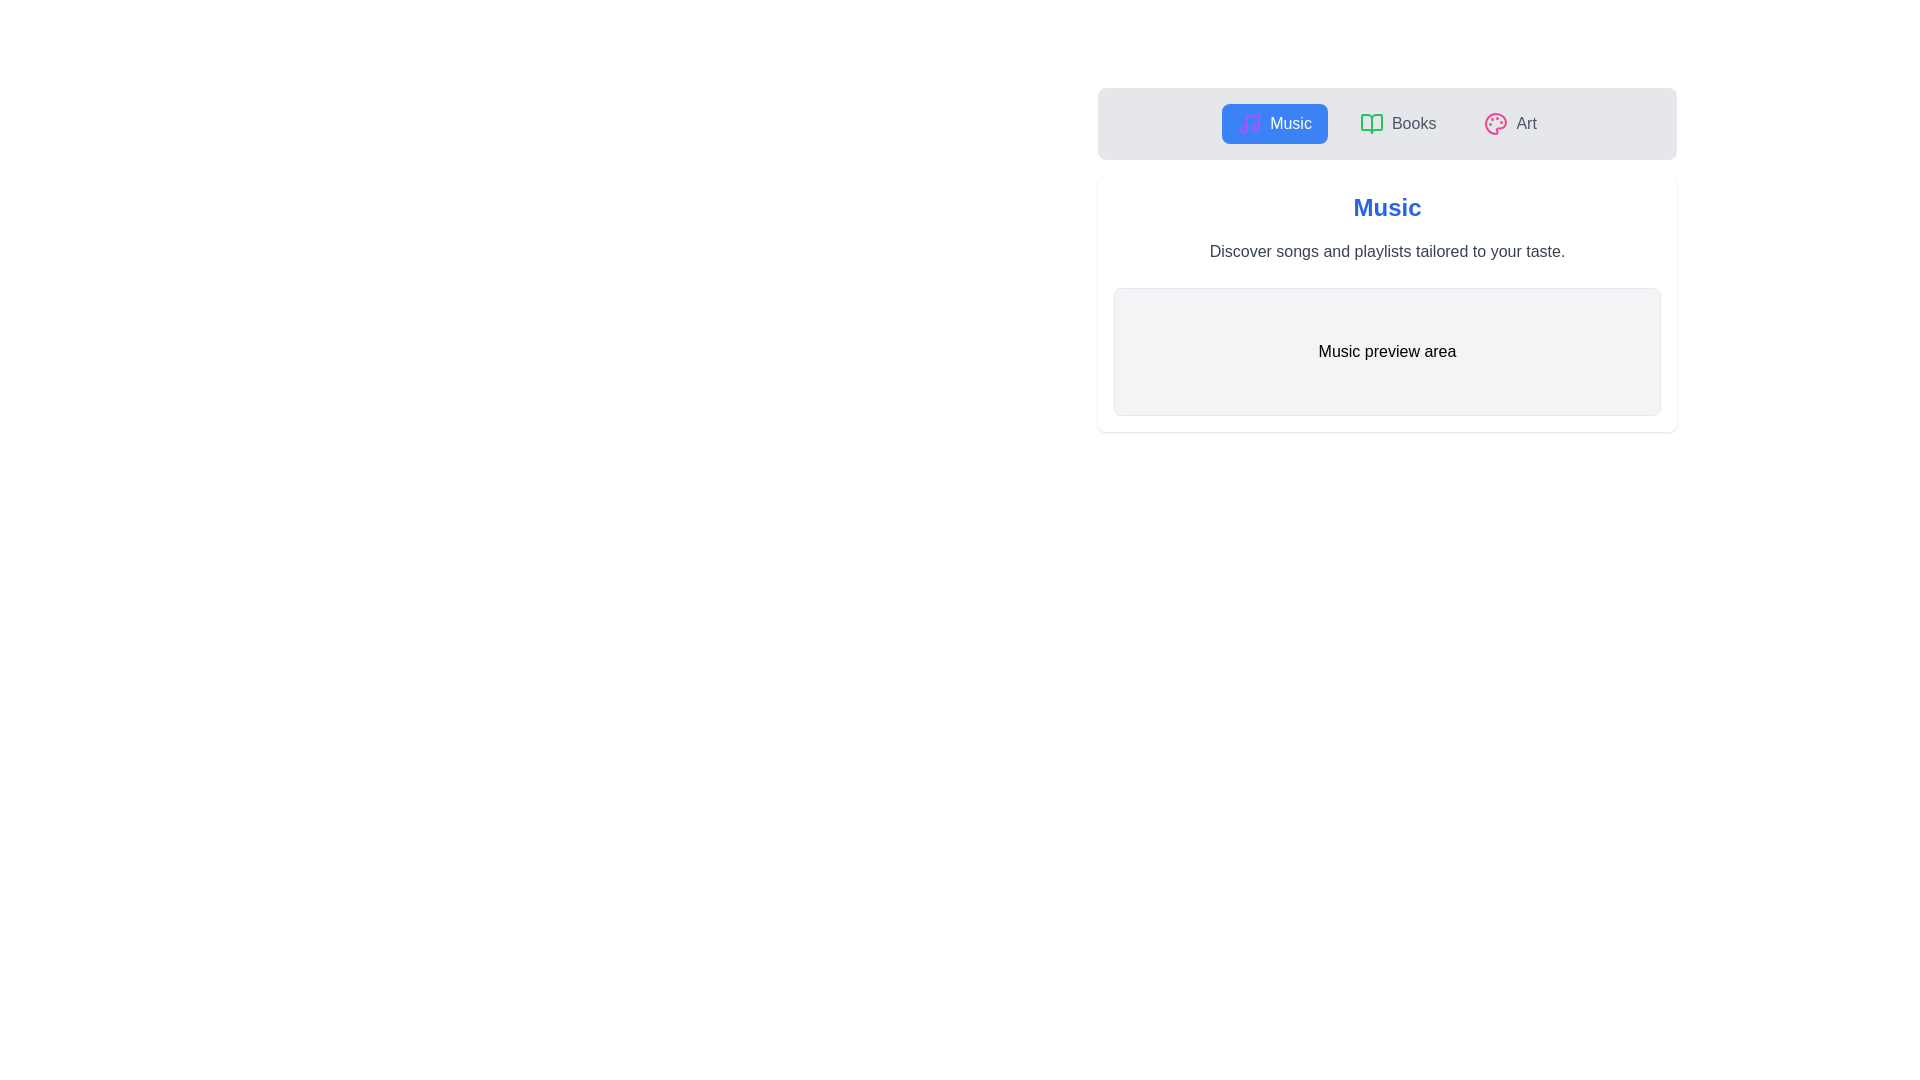 The width and height of the screenshot is (1920, 1080). What do you see at coordinates (1274, 123) in the screenshot?
I see `the Music tab by clicking on its button` at bounding box center [1274, 123].